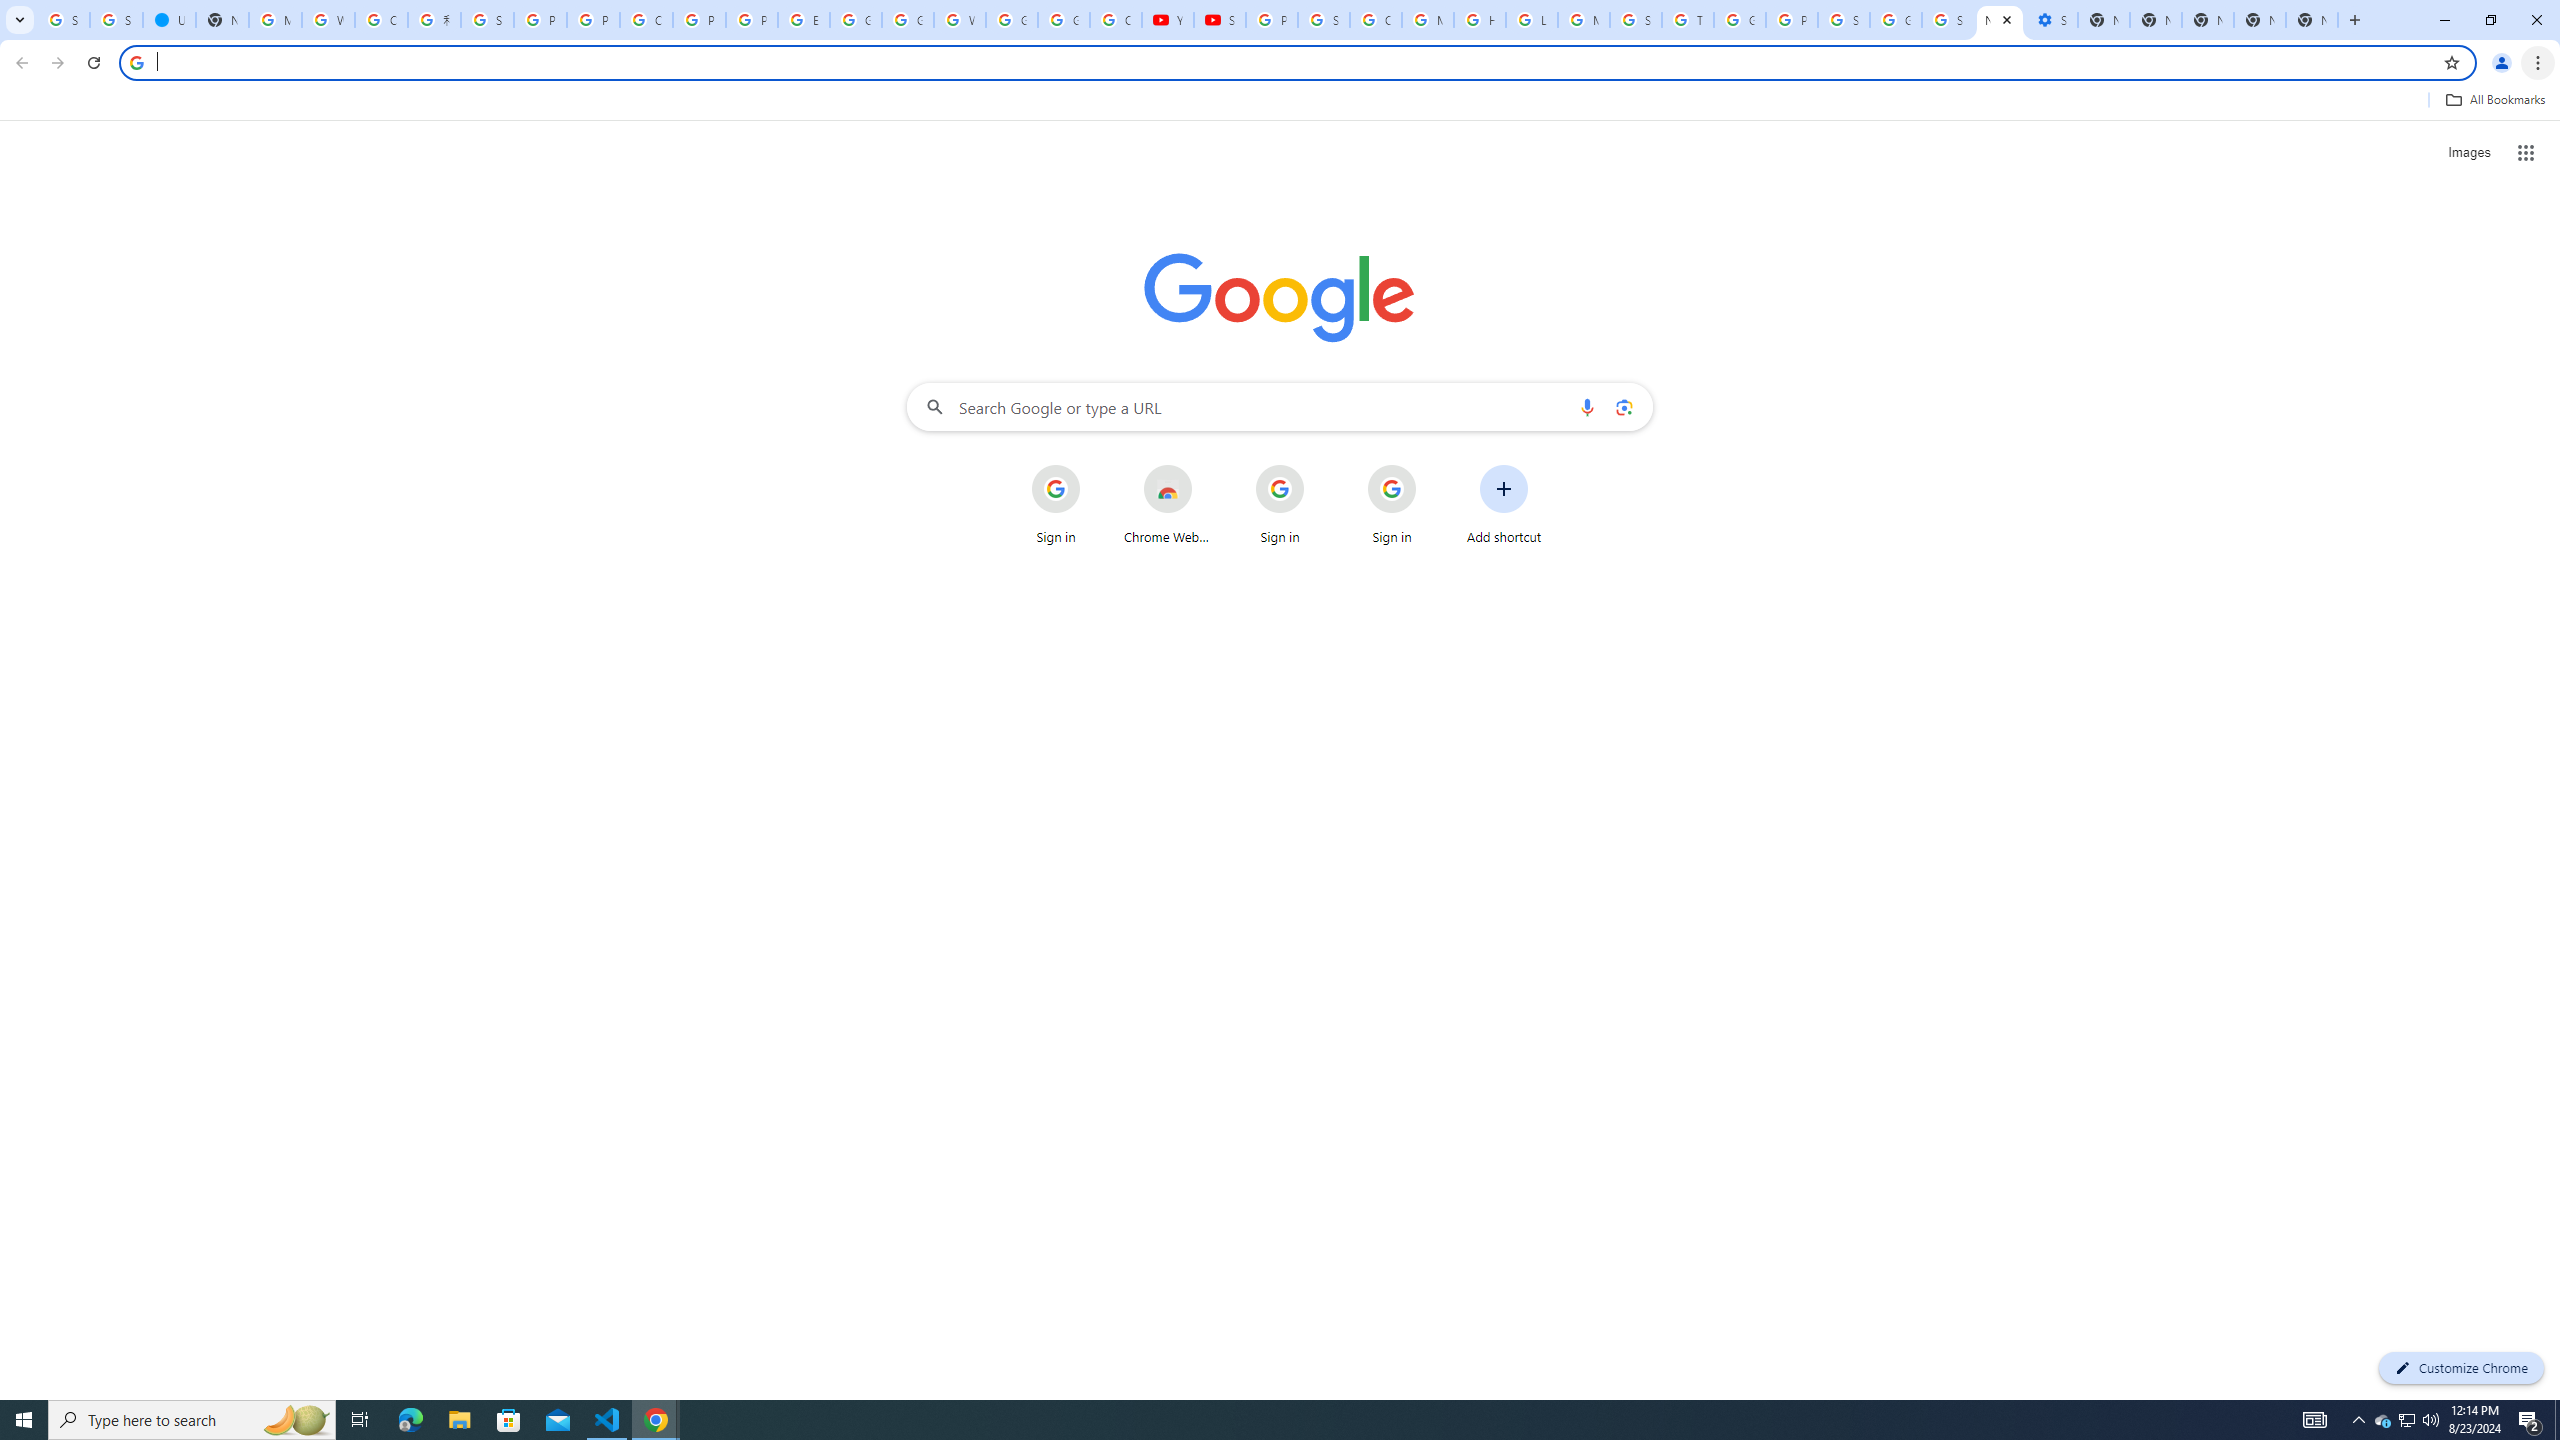 The height and width of the screenshot is (1440, 2560). I want to click on 'New Tab', so click(2311, 19).